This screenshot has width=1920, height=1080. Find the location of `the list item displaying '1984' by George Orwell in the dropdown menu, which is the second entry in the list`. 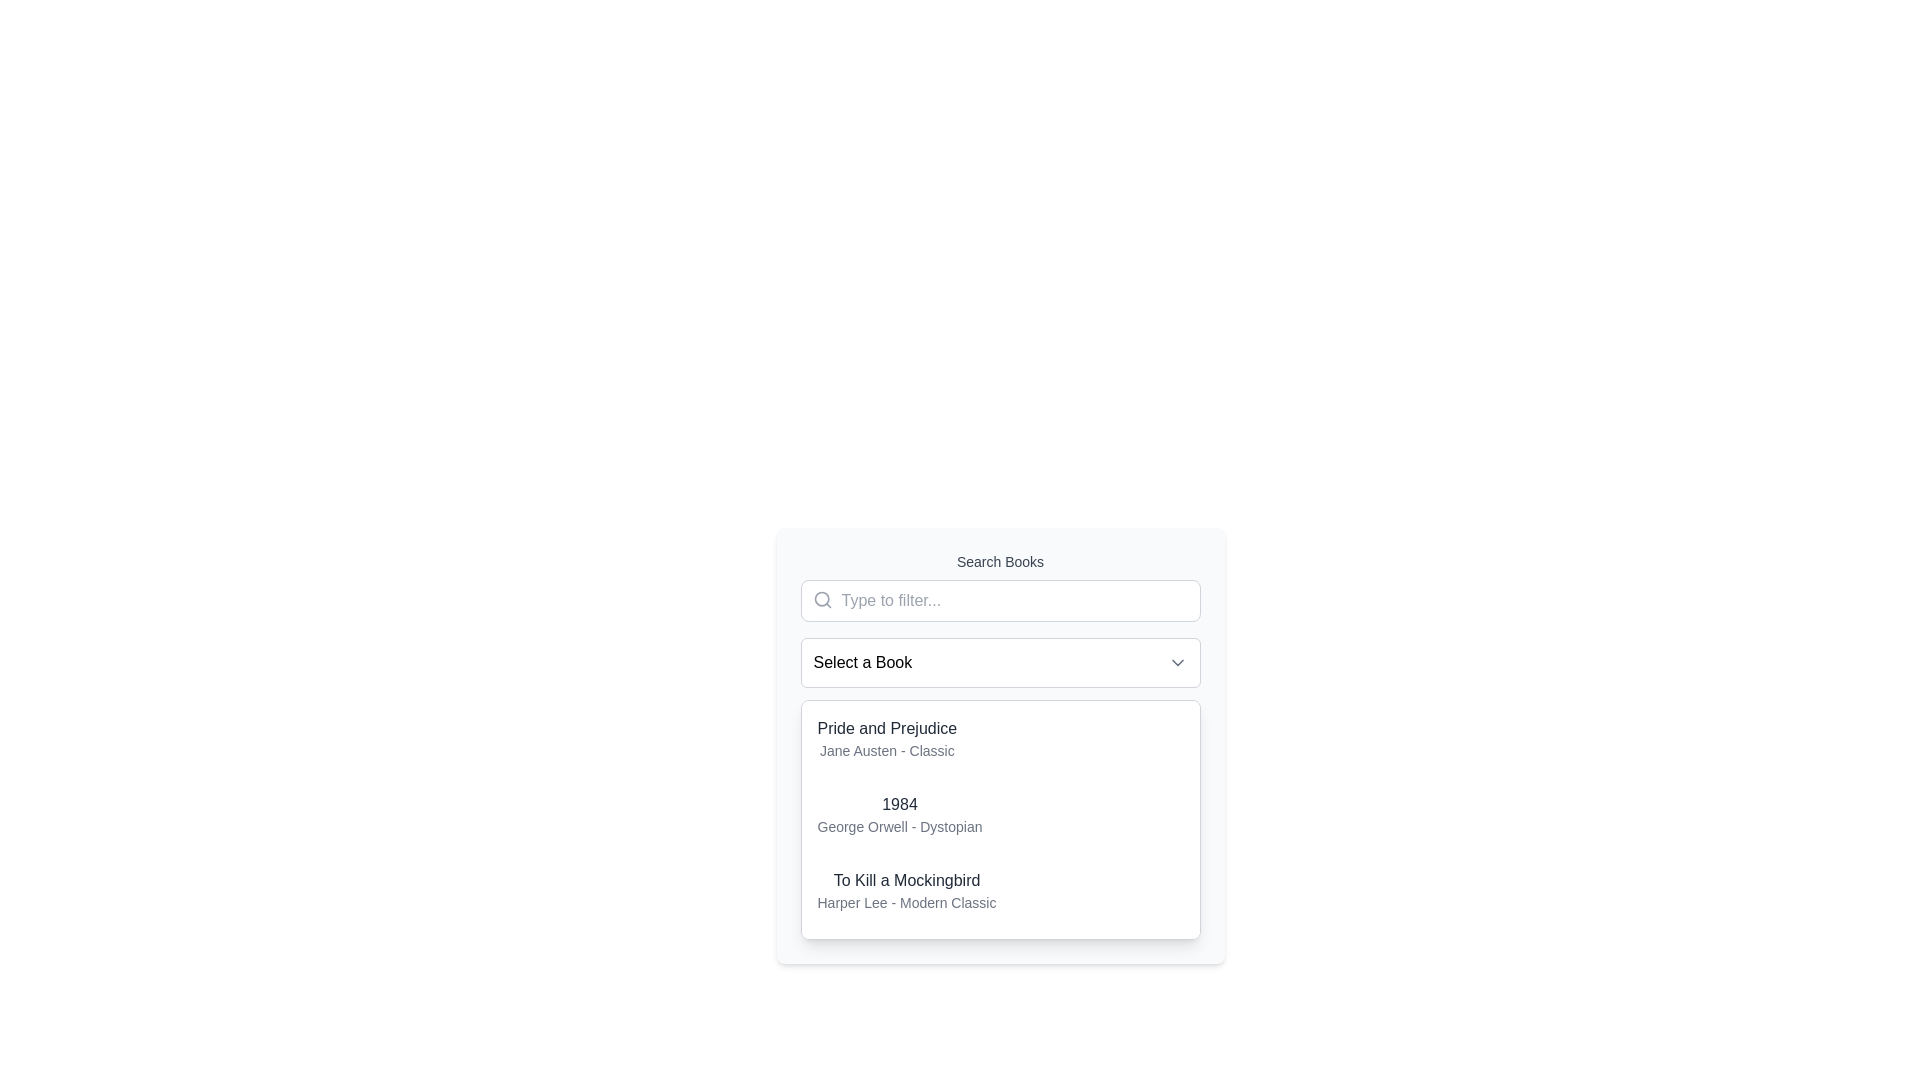

the list item displaying '1984' by George Orwell in the dropdown menu, which is the second entry in the list is located at coordinates (897, 814).